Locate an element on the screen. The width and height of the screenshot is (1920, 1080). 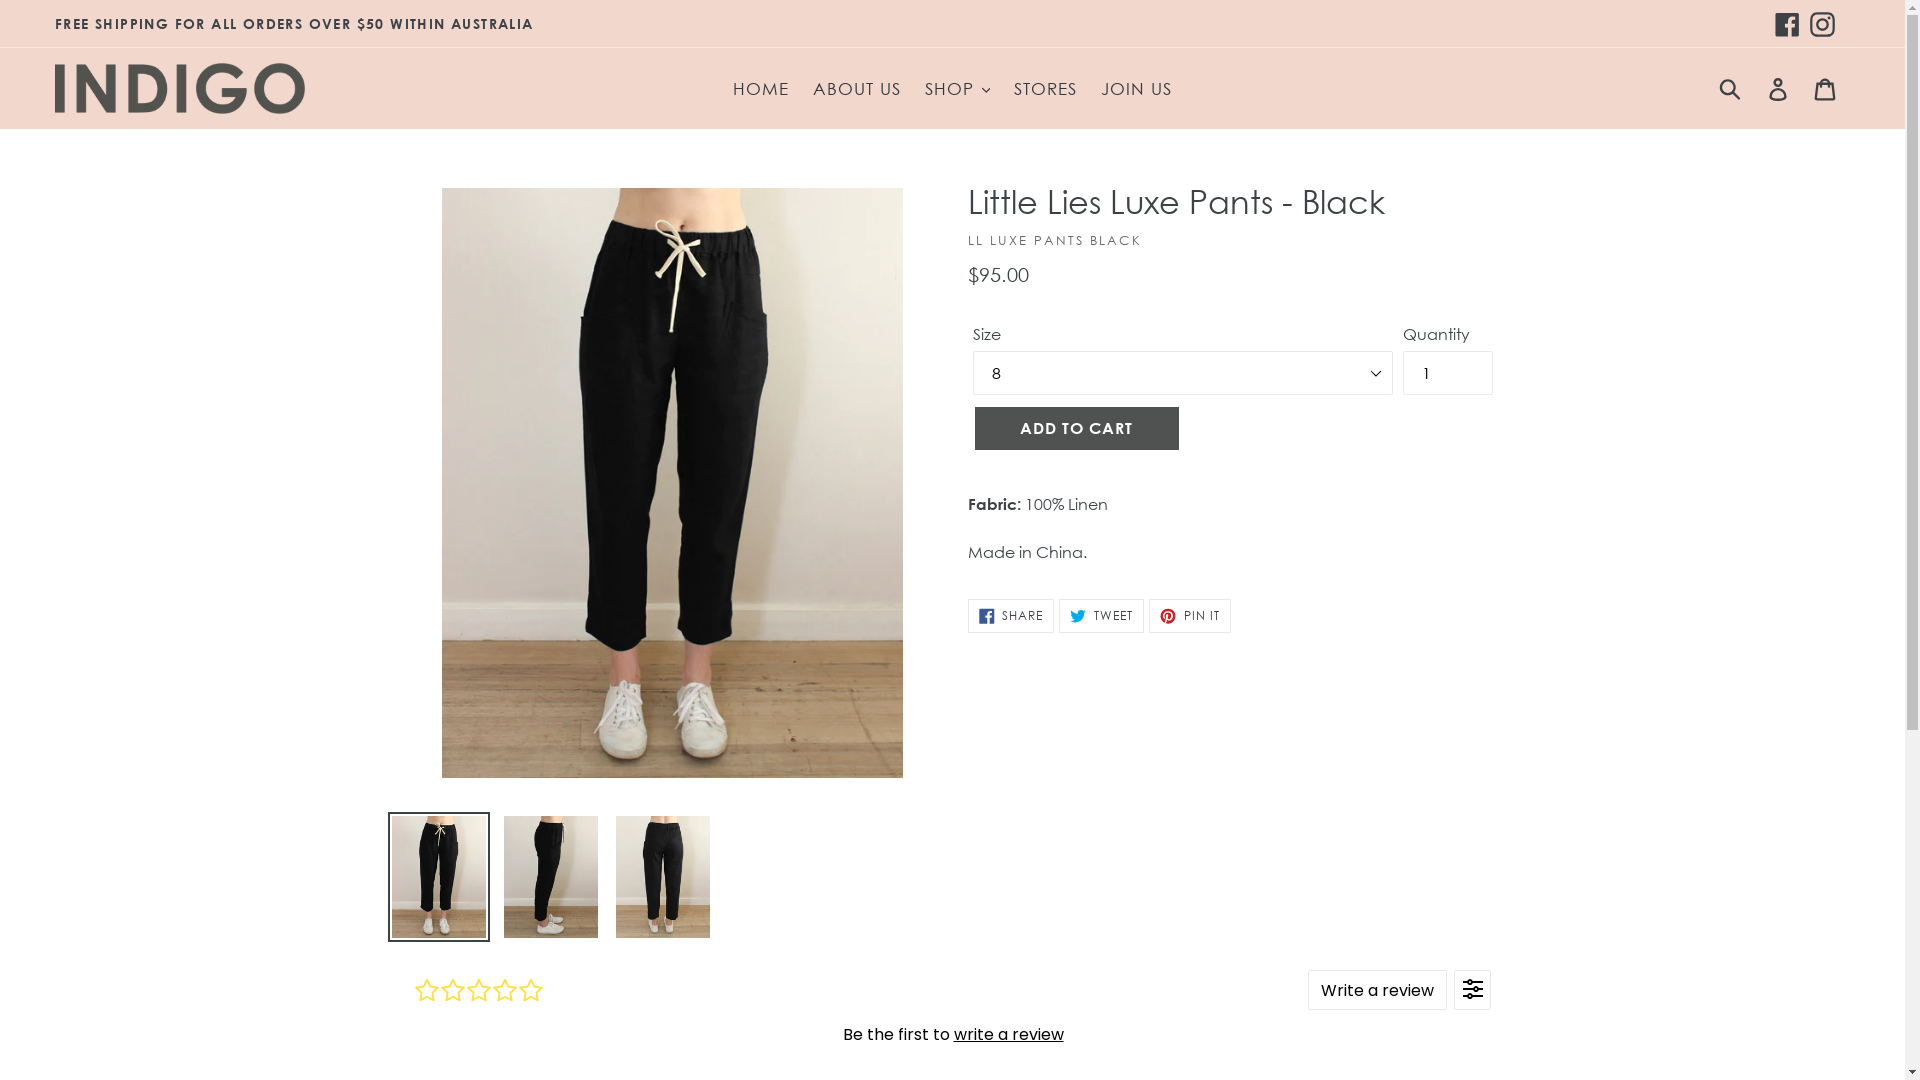
'TWEET is located at coordinates (1100, 615).